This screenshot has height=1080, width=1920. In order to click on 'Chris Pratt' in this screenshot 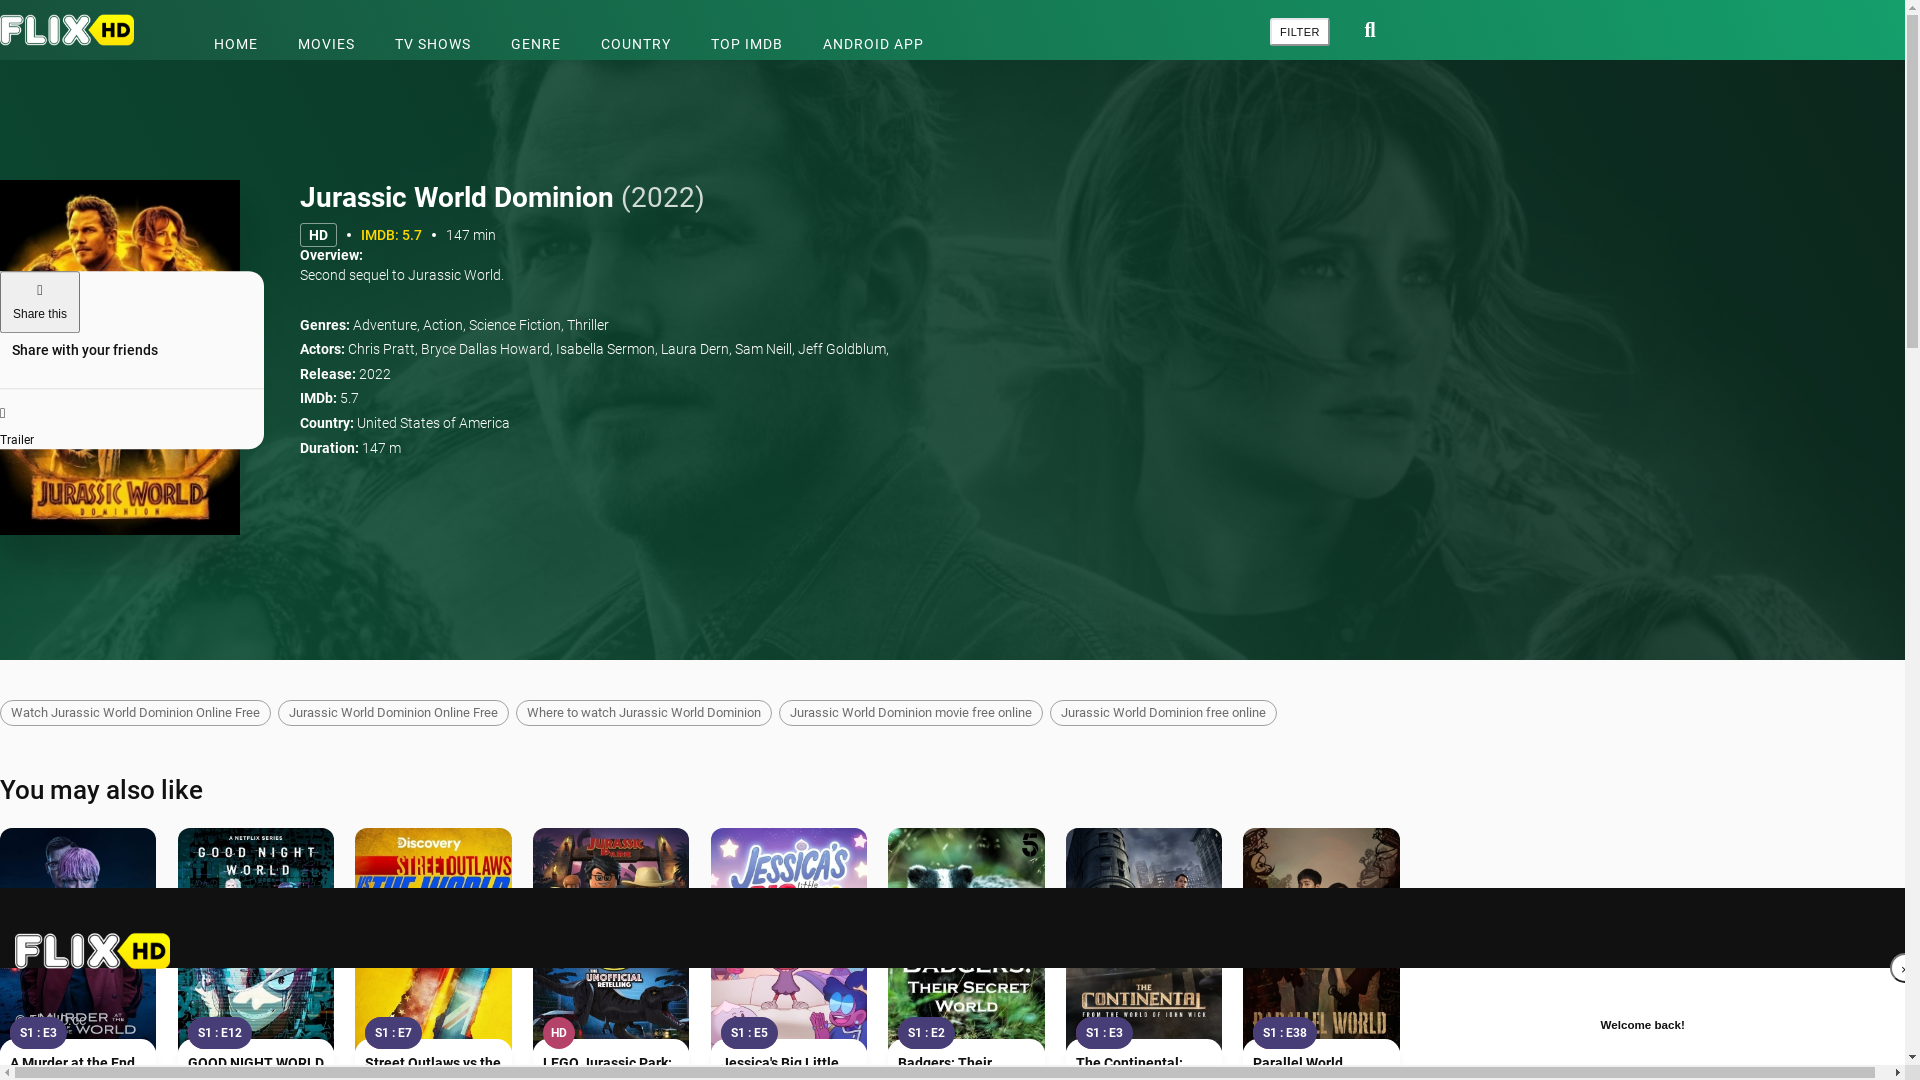, I will do `click(381, 347)`.